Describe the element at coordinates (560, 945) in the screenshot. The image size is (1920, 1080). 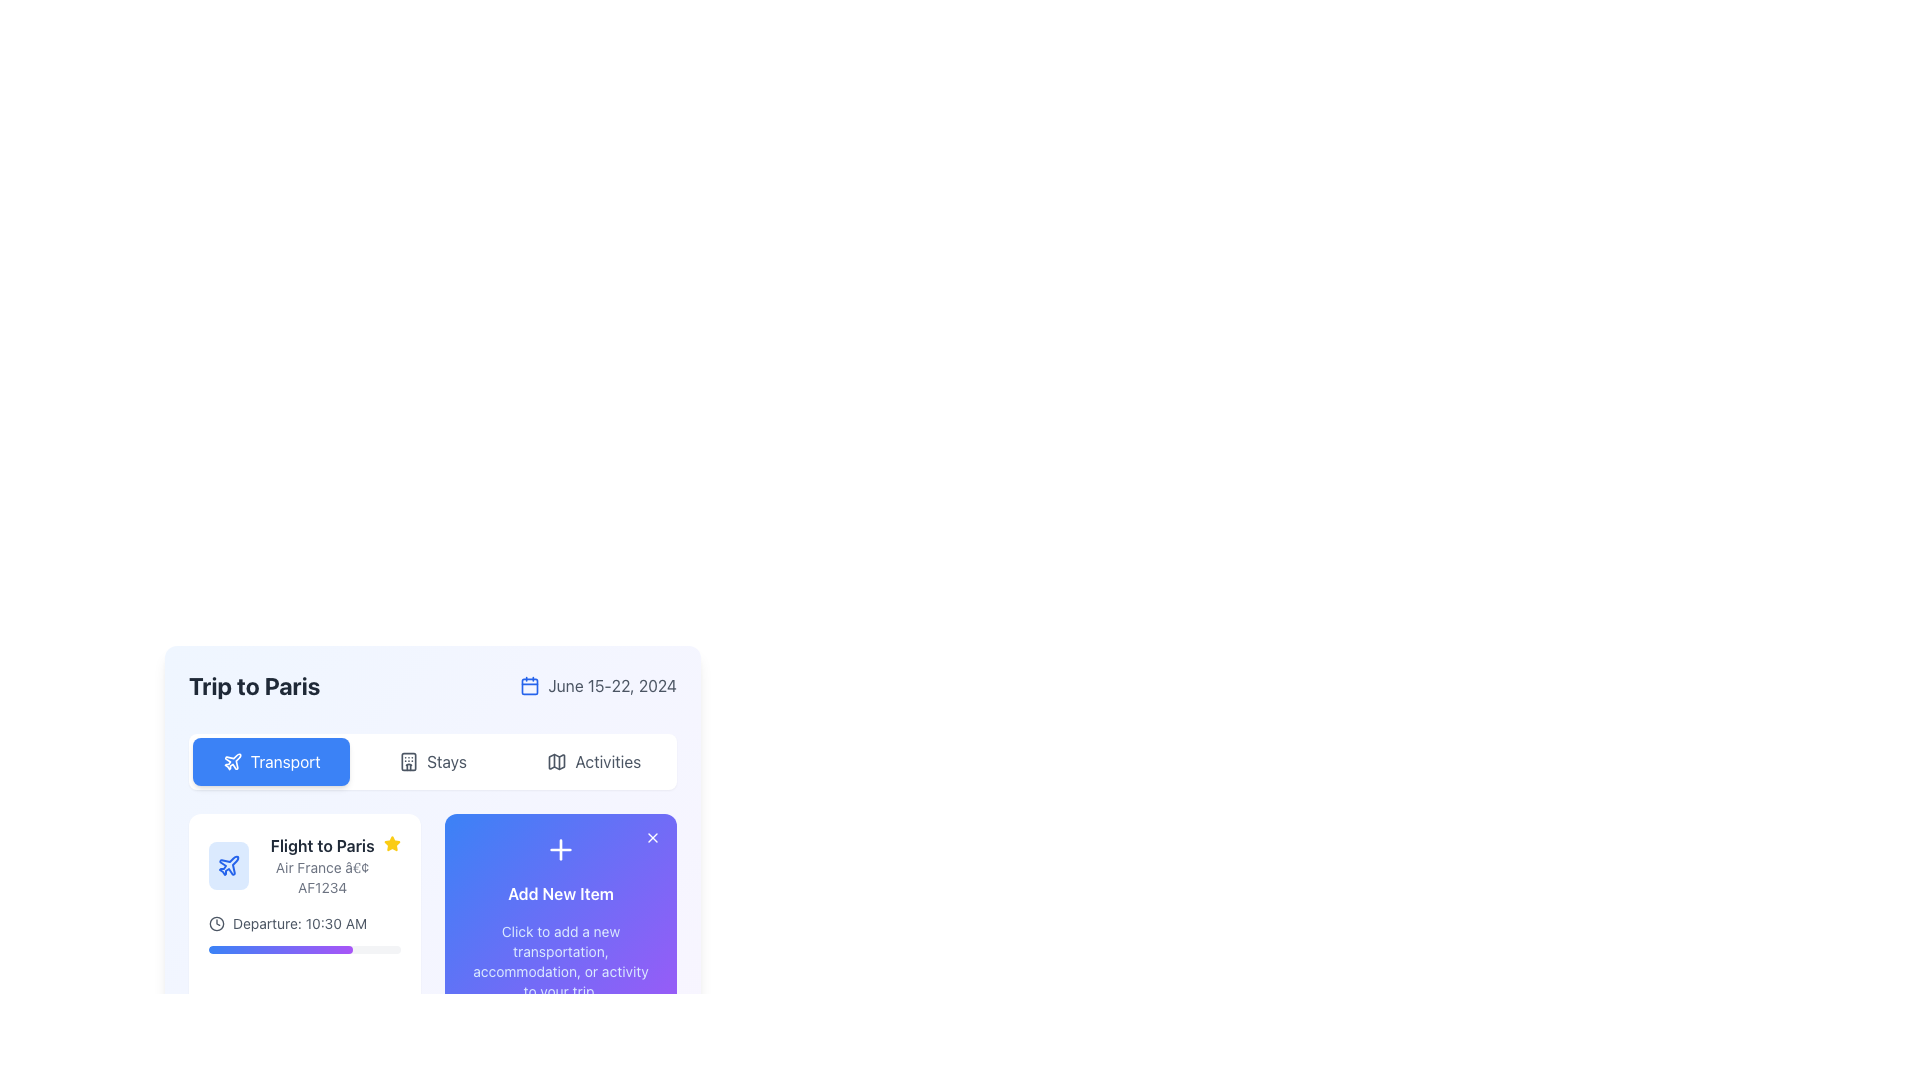
I see `the interactive card labeled 'Add New Item' with a button 'Add Now' at the bottom, located below the 'Flight to Paris' detail card` at that location.